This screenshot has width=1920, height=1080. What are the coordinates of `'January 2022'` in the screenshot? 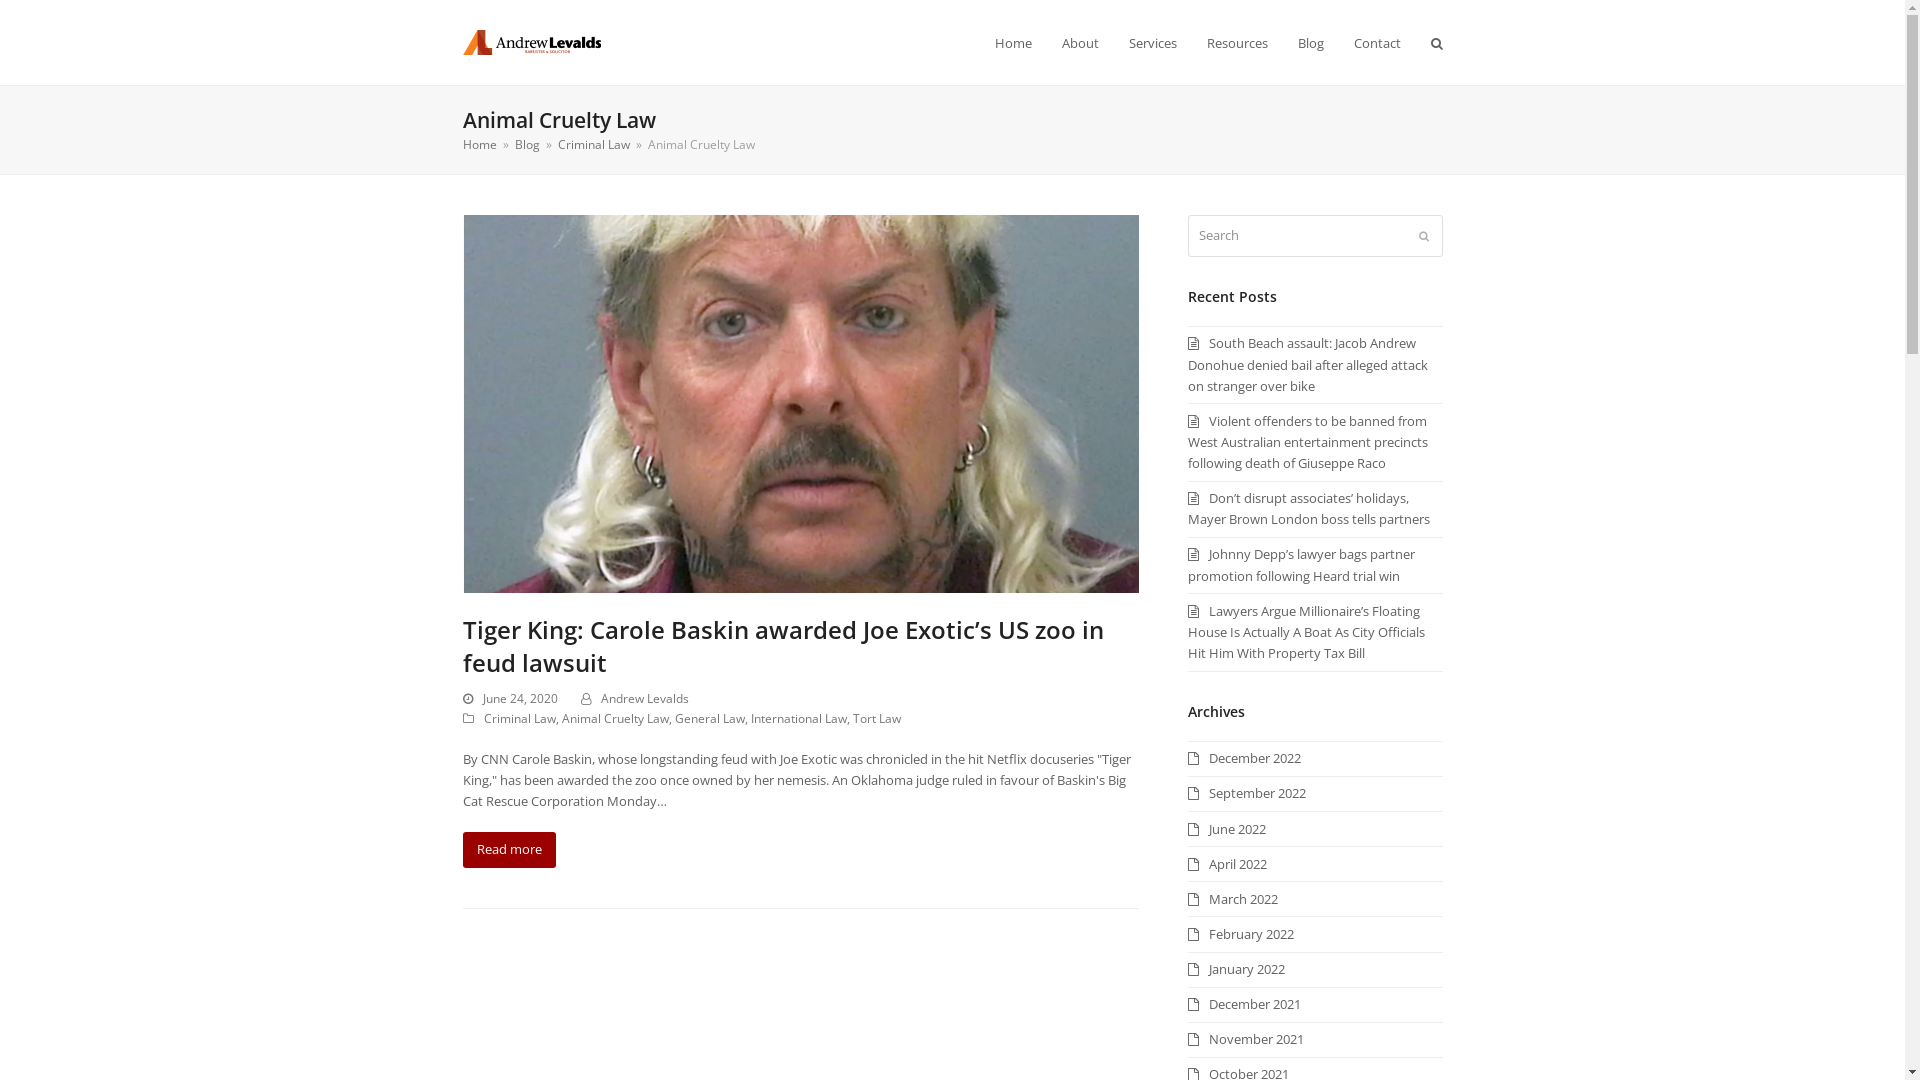 It's located at (1235, 967).